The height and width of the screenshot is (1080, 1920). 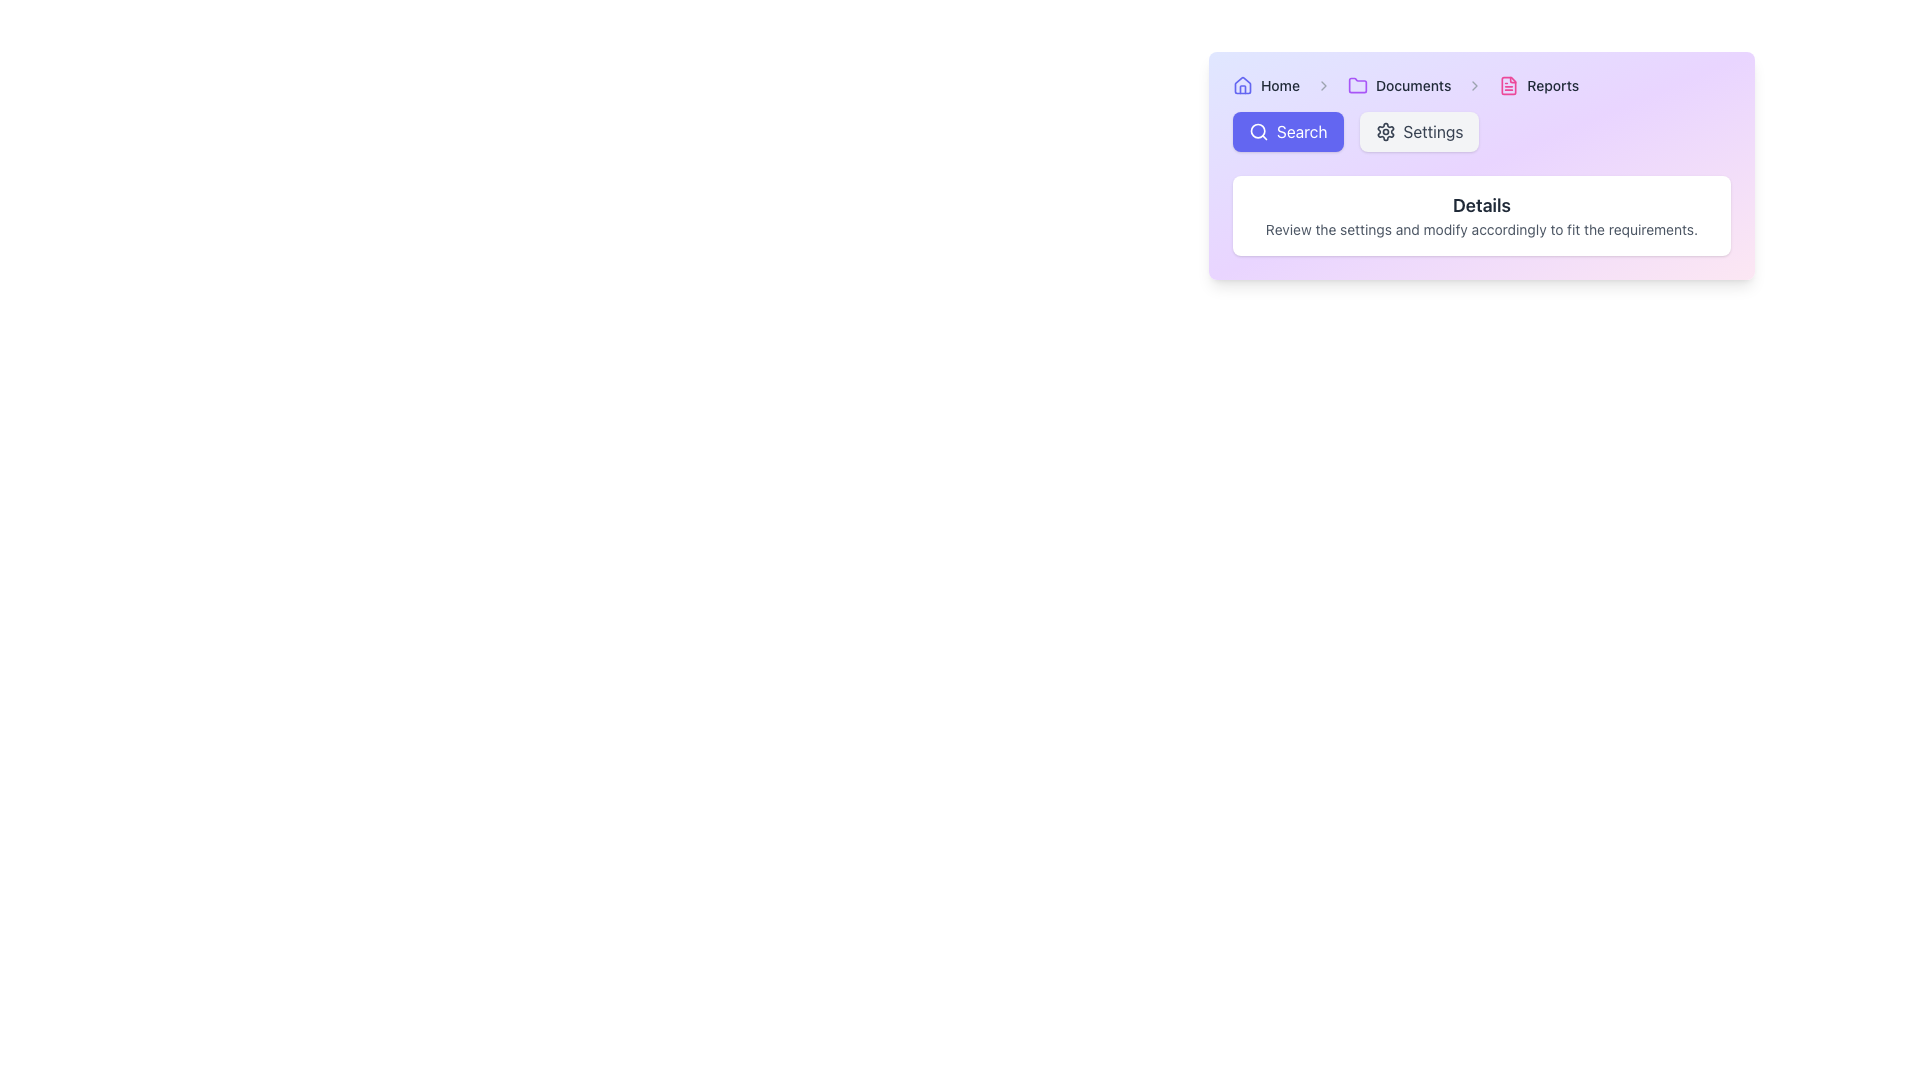 I want to click on the pink document icon in the breadcrumb navigation bar, which is the fourth item labeled 'Reports', so click(x=1509, y=84).